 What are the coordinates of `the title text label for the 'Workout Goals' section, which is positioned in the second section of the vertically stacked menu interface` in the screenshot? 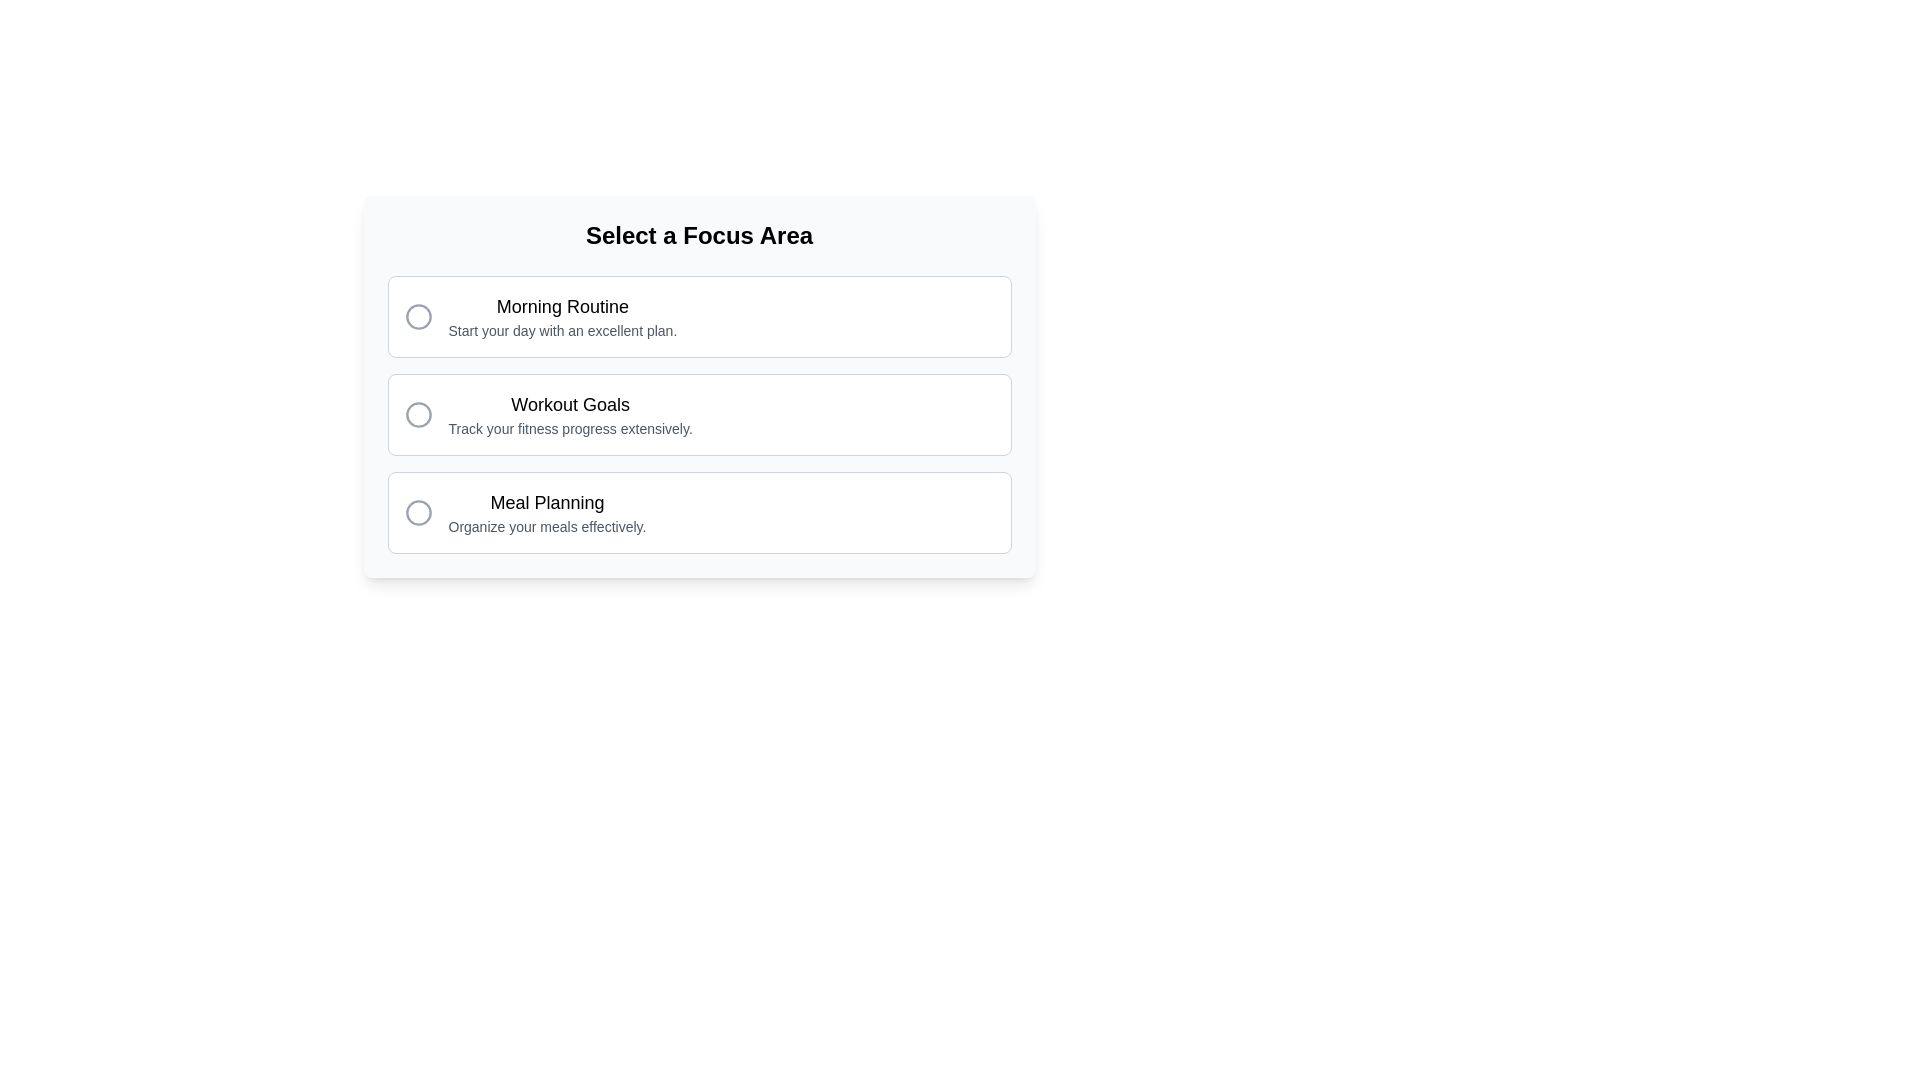 It's located at (569, 405).